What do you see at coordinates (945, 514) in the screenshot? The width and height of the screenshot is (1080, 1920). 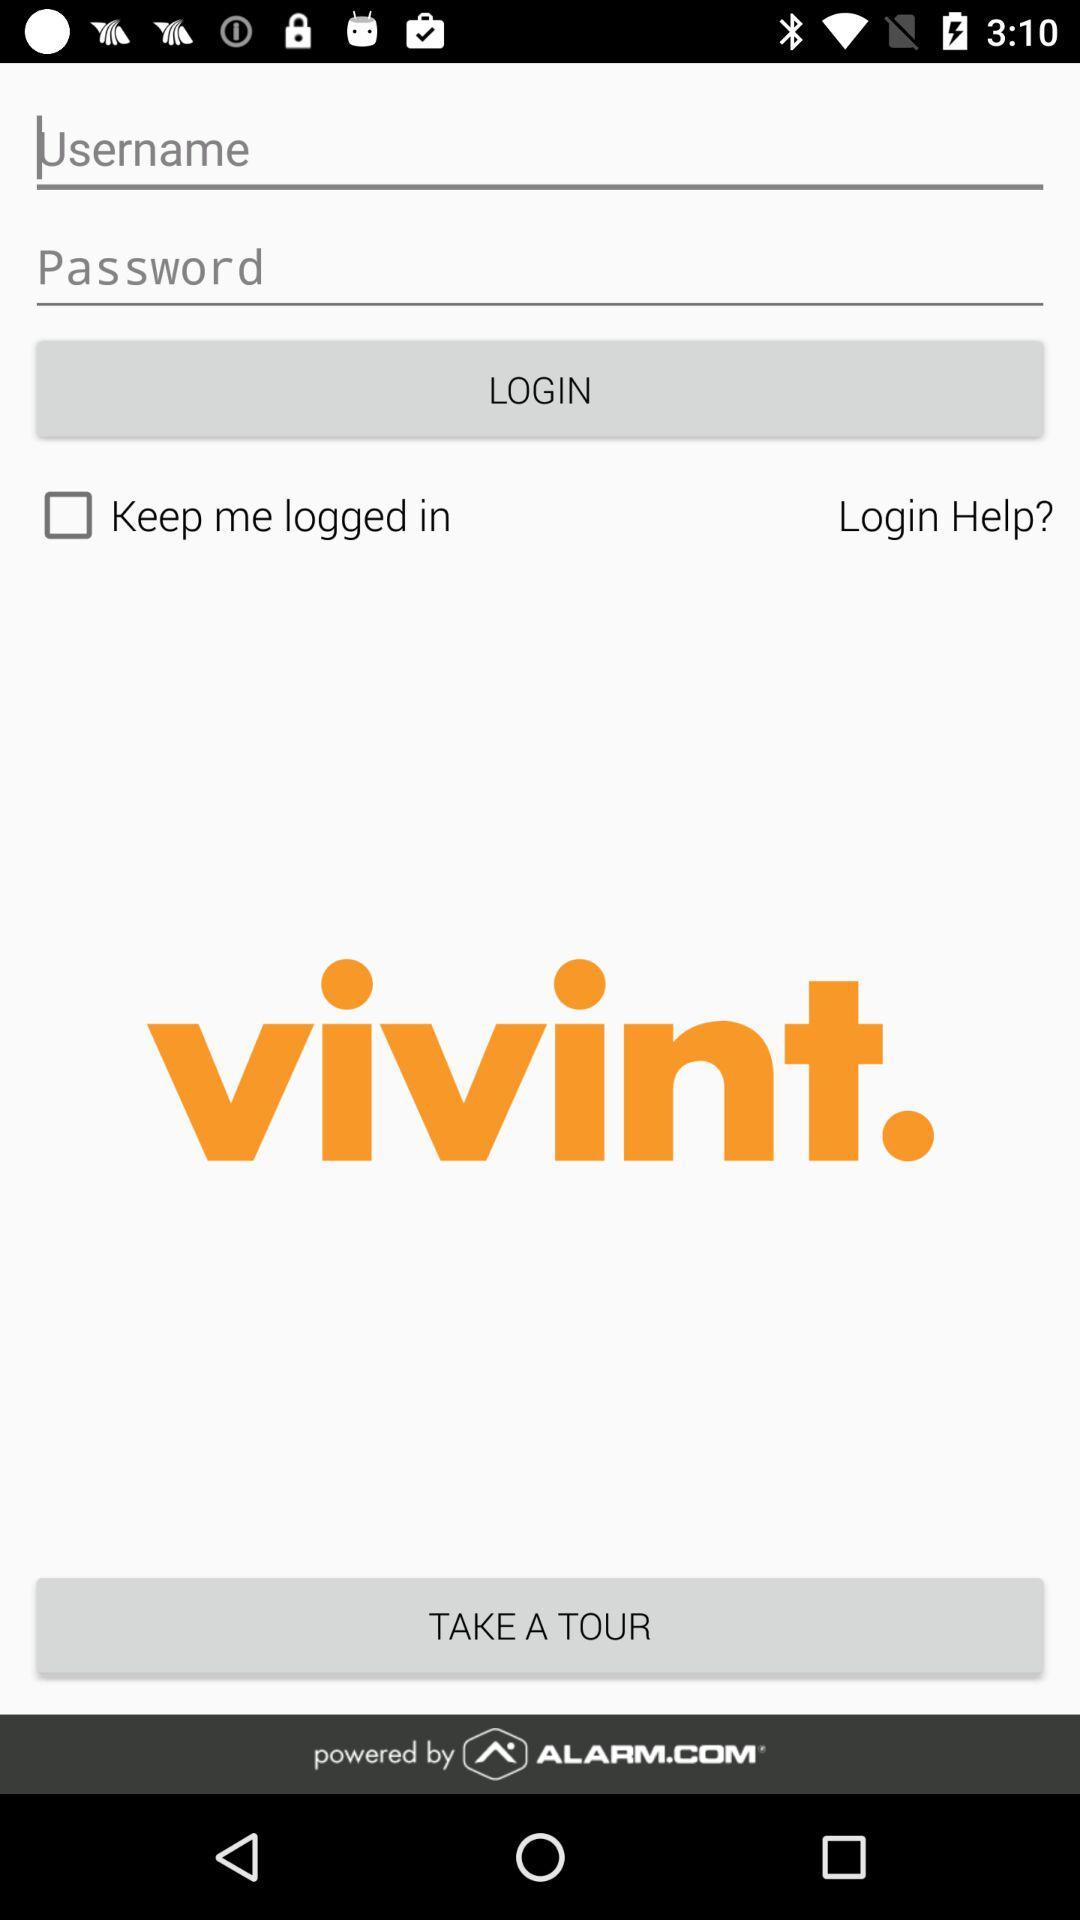 I see `the item at the top right corner` at bounding box center [945, 514].